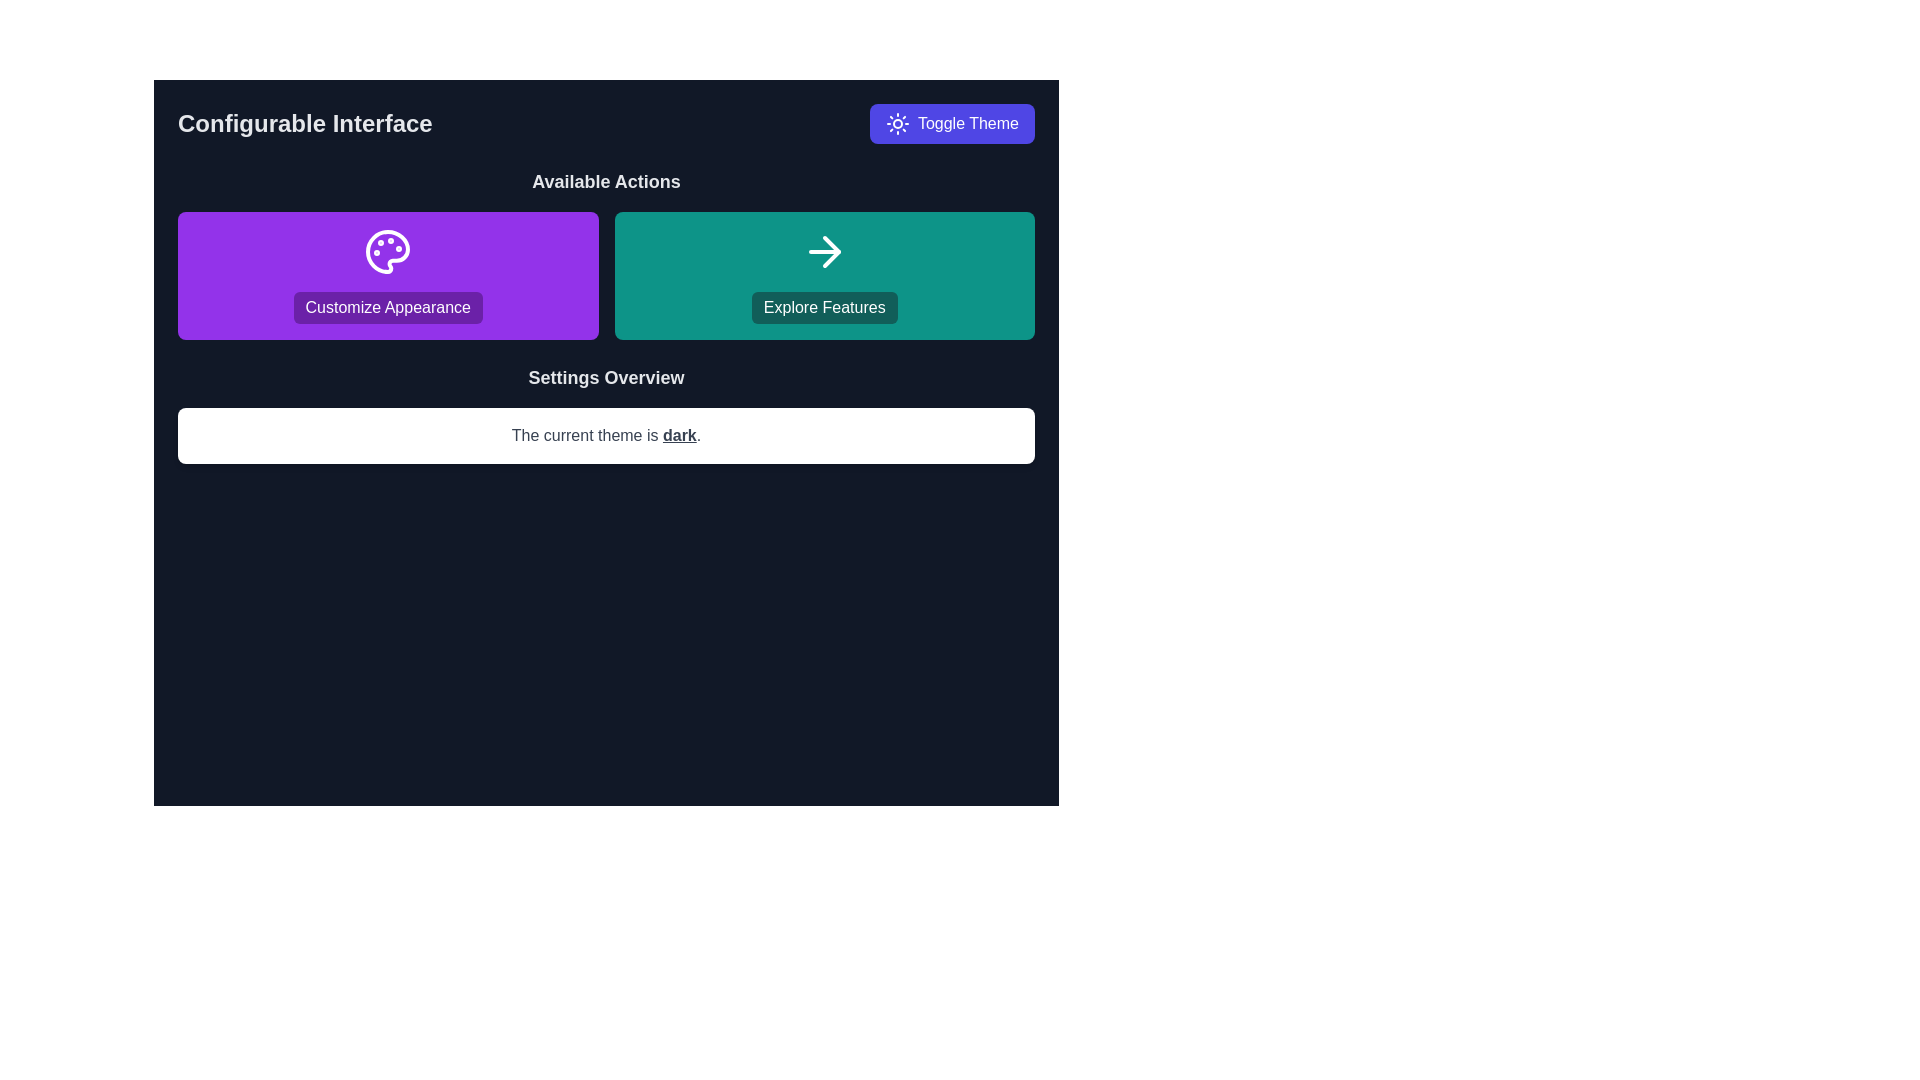 This screenshot has height=1080, width=1920. What do you see at coordinates (824, 276) in the screenshot?
I see `the rightmost button in the 'Available Actions' section, which has an icon and text indicating navigation or exploration features` at bounding box center [824, 276].